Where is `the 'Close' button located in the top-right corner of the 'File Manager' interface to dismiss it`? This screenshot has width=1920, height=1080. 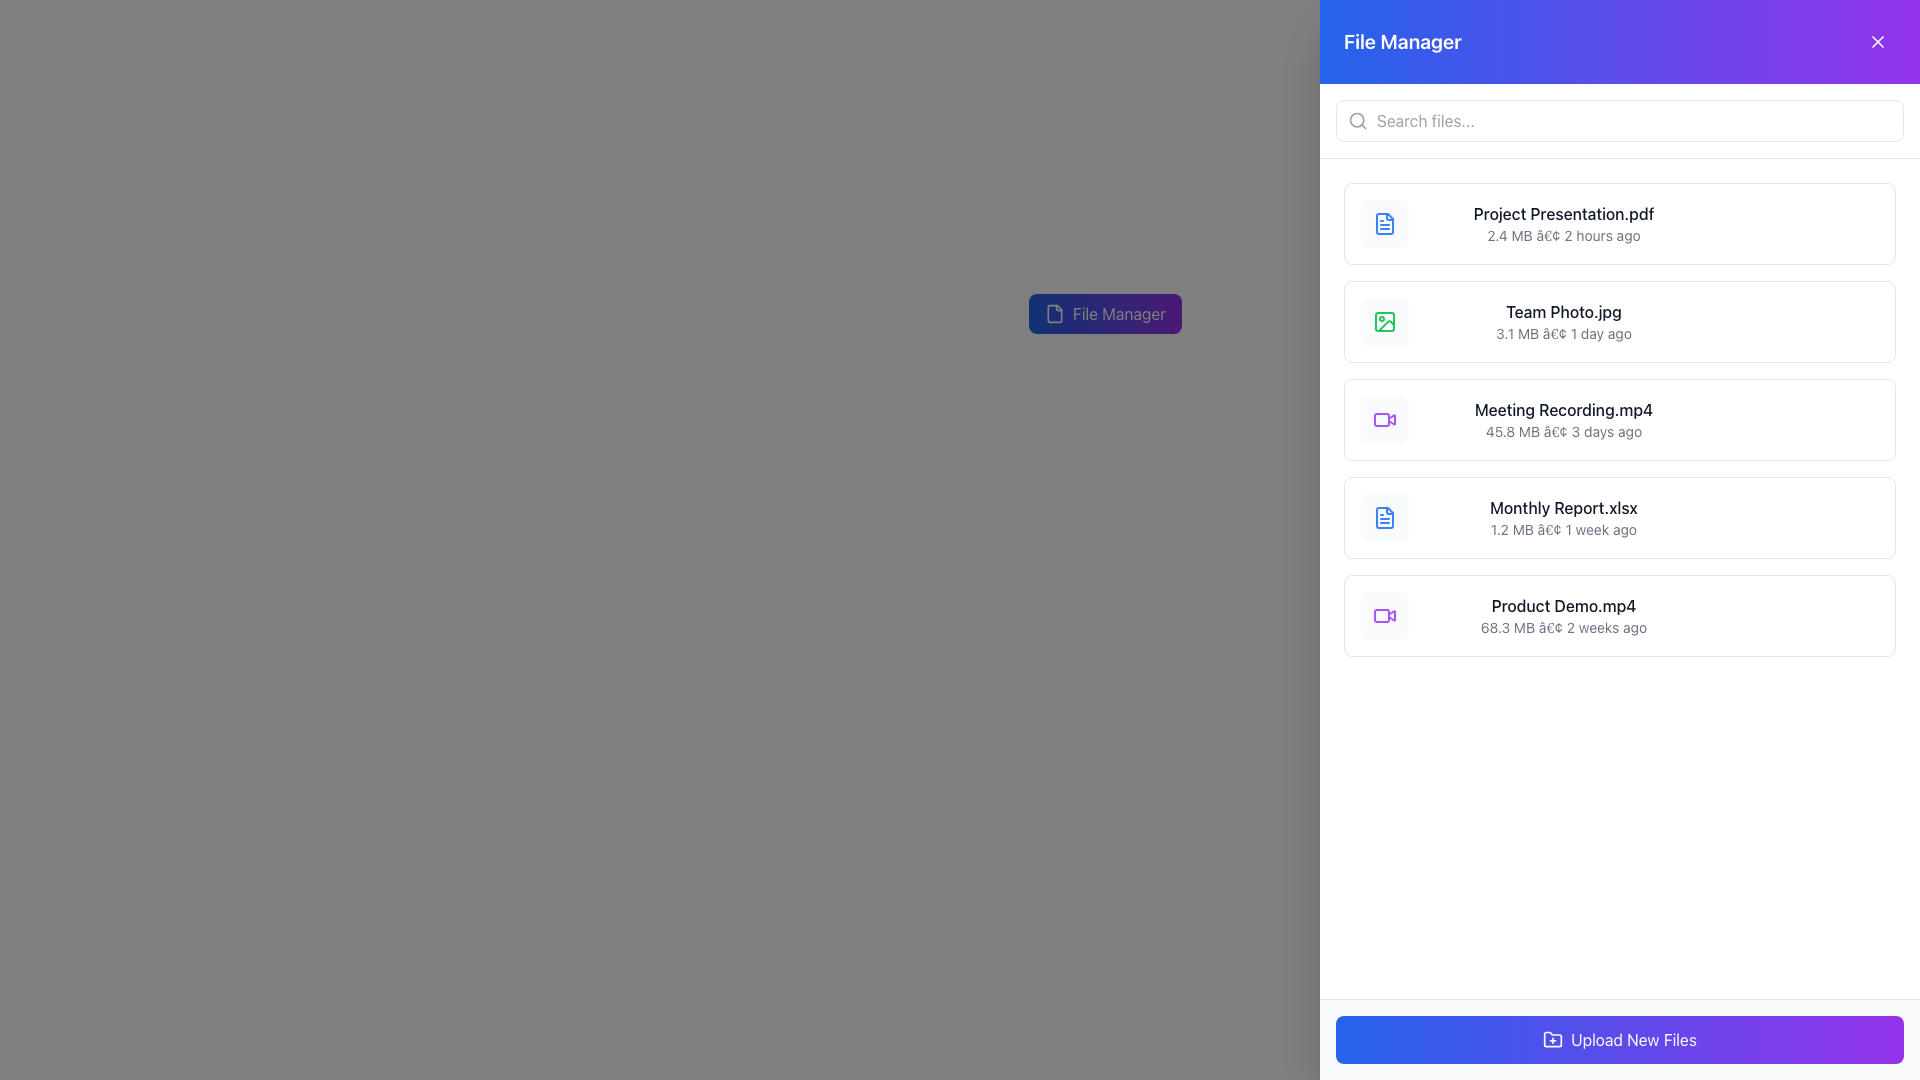 the 'Close' button located in the top-right corner of the 'File Manager' interface to dismiss it is located at coordinates (1876, 42).